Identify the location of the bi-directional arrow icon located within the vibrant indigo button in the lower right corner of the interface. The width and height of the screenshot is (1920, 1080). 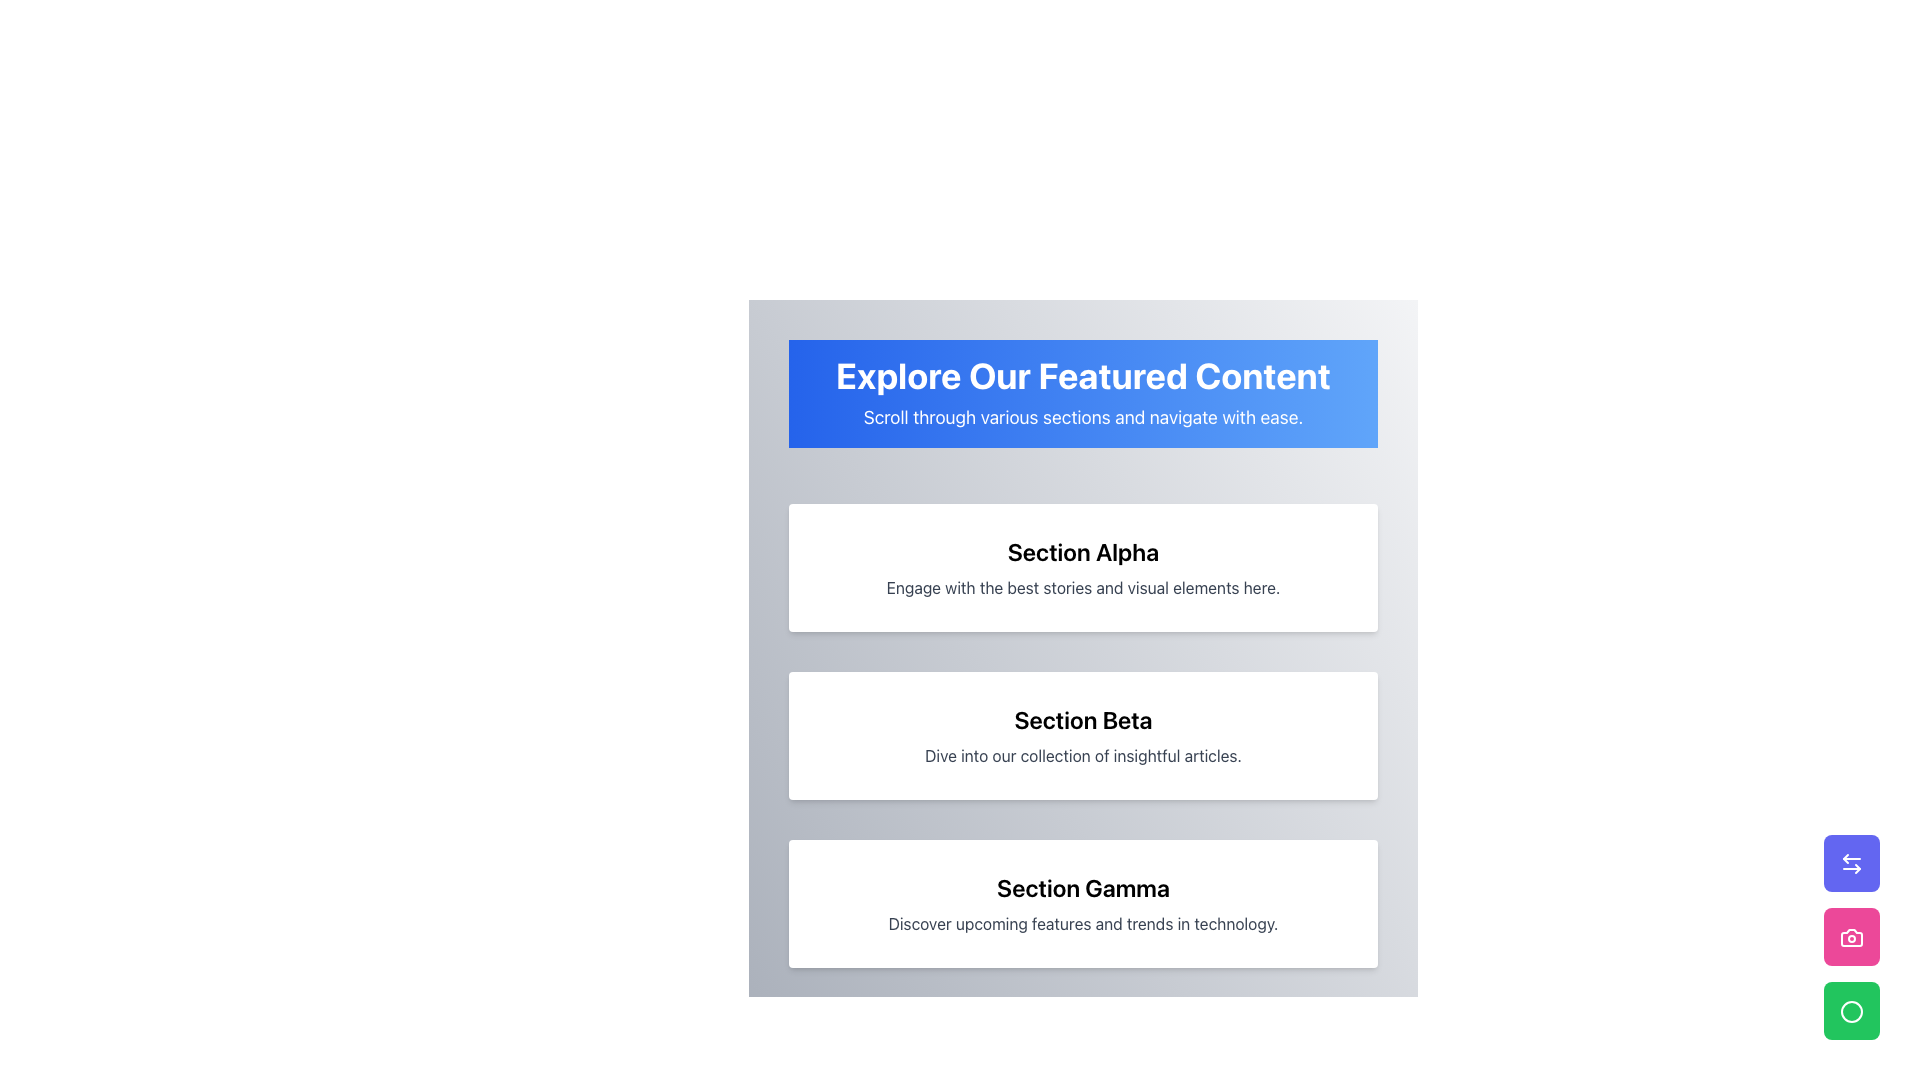
(1851, 863).